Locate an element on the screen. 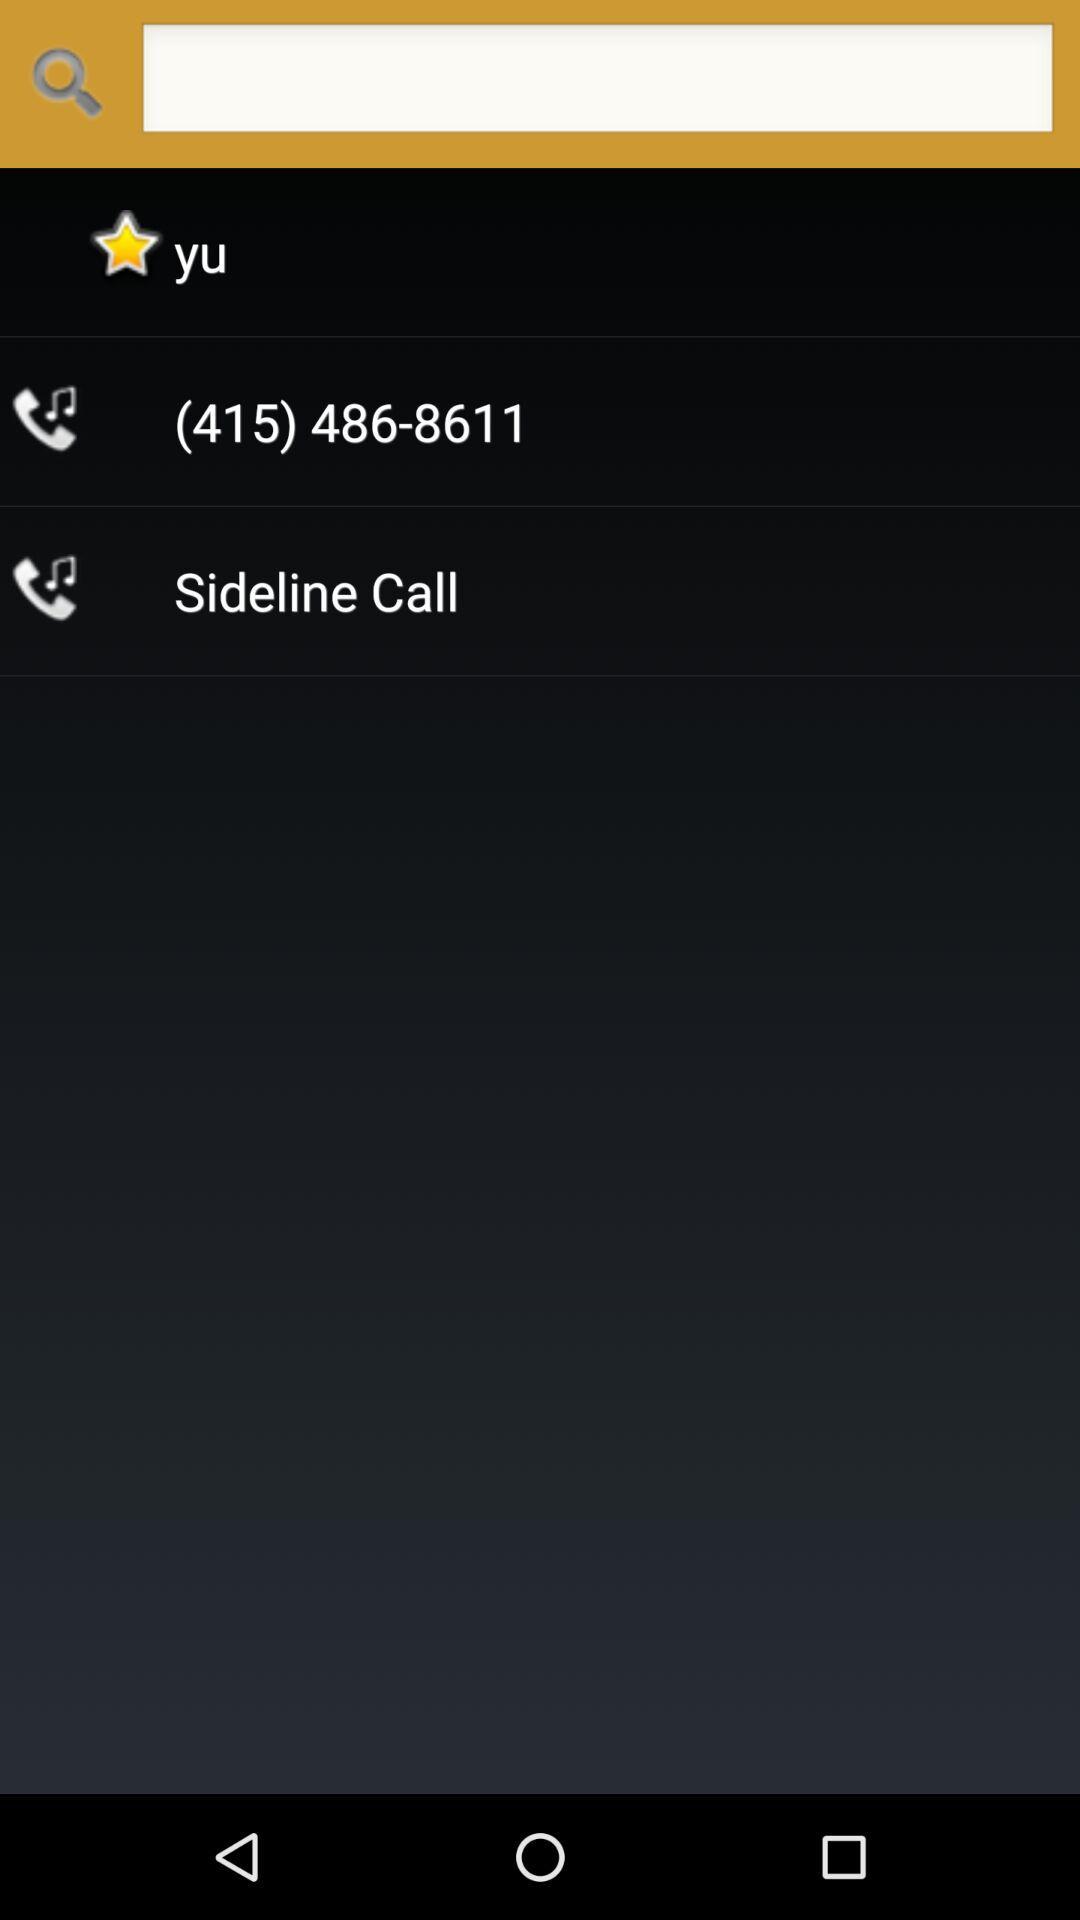 The width and height of the screenshot is (1080, 1920). the app below the (415) 486-8611 is located at coordinates (315, 589).